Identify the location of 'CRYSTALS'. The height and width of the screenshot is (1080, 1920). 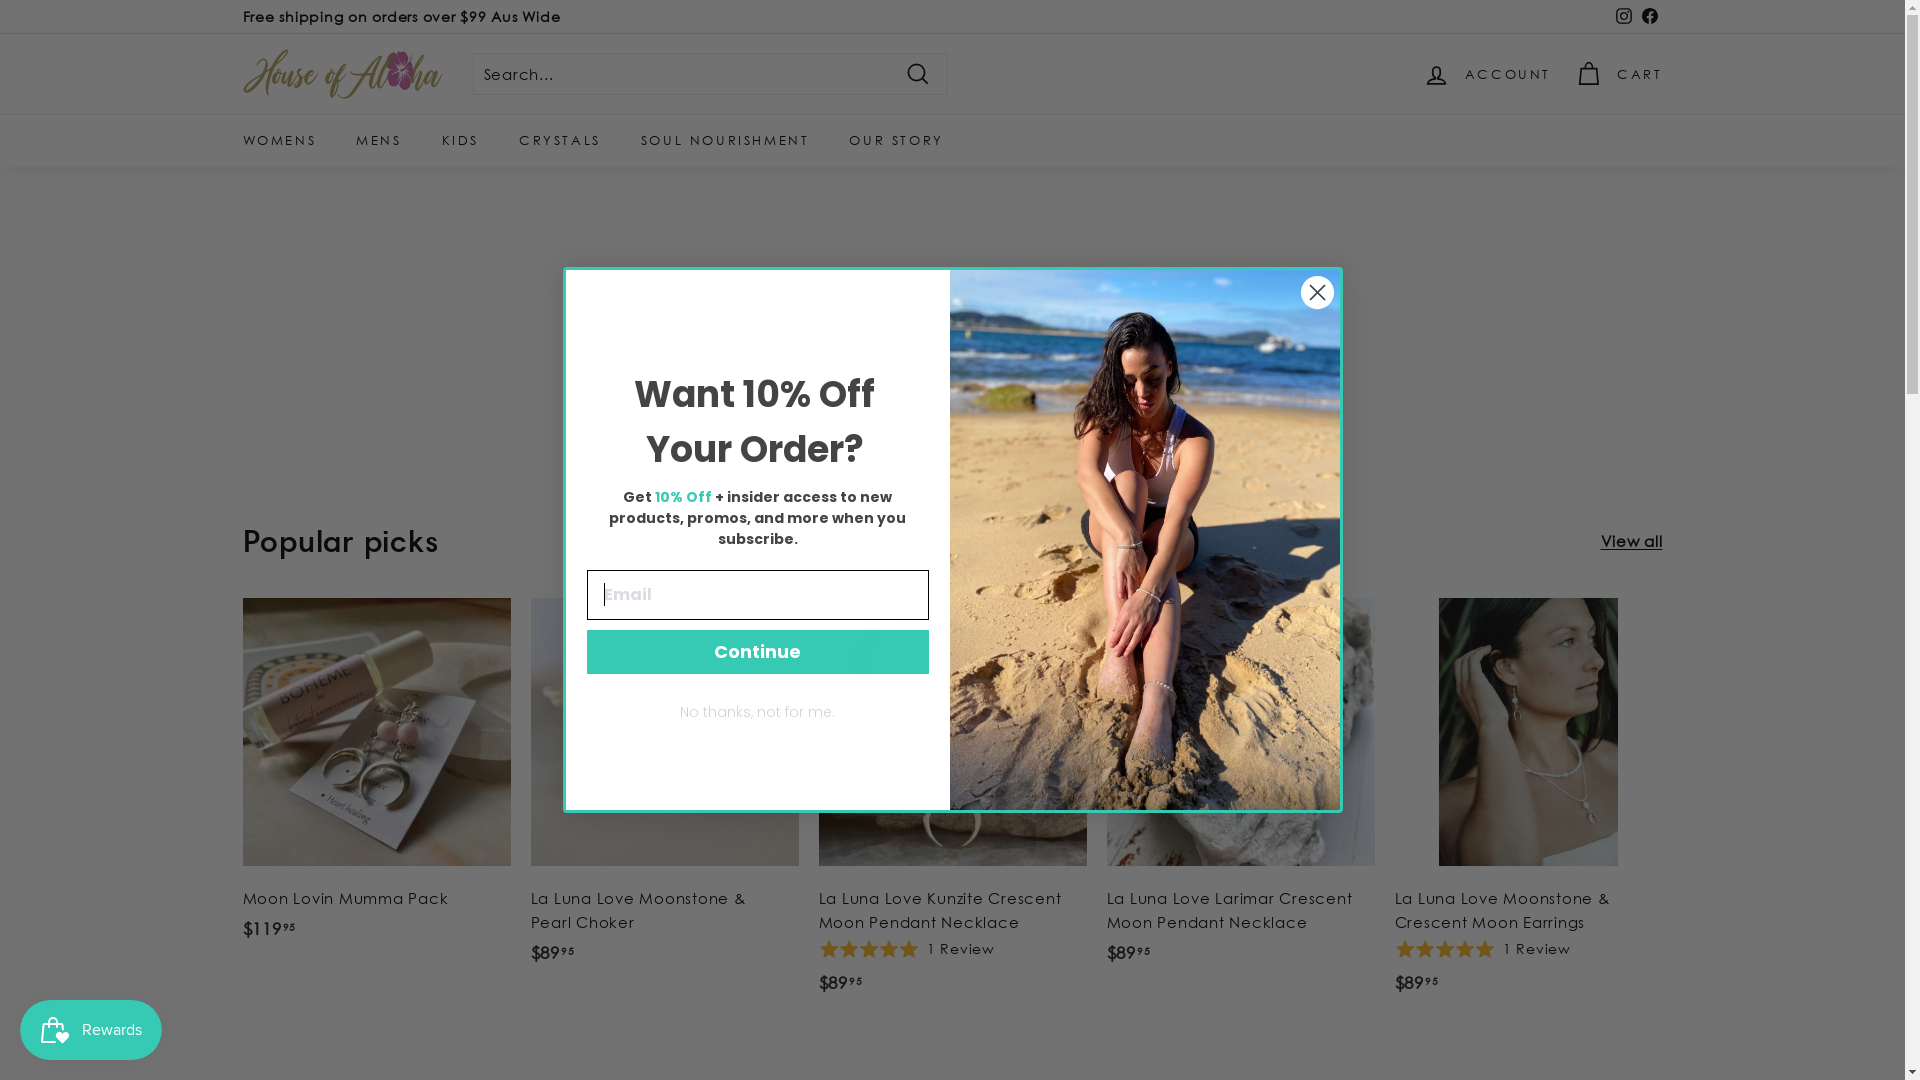
(560, 139).